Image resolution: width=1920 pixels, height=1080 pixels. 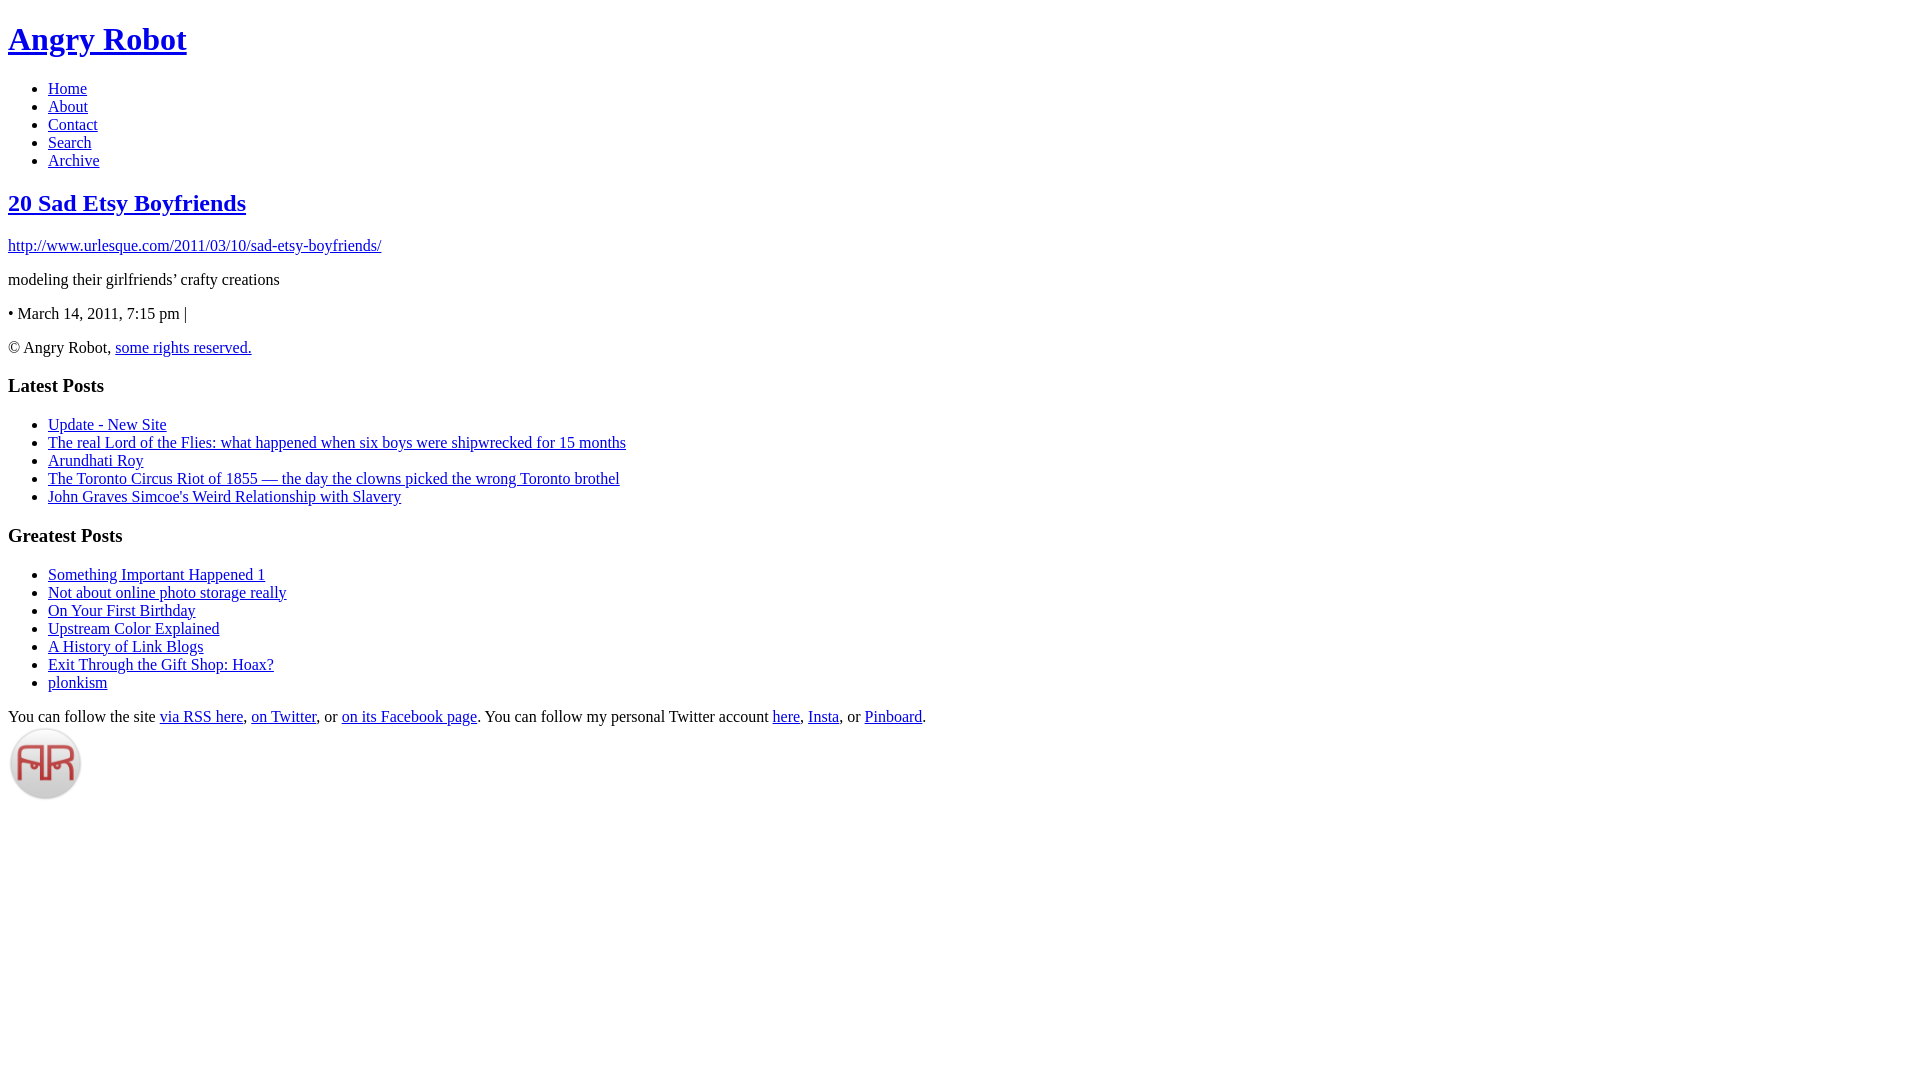 I want to click on 'on Twitter', so click(x=249, y=715).